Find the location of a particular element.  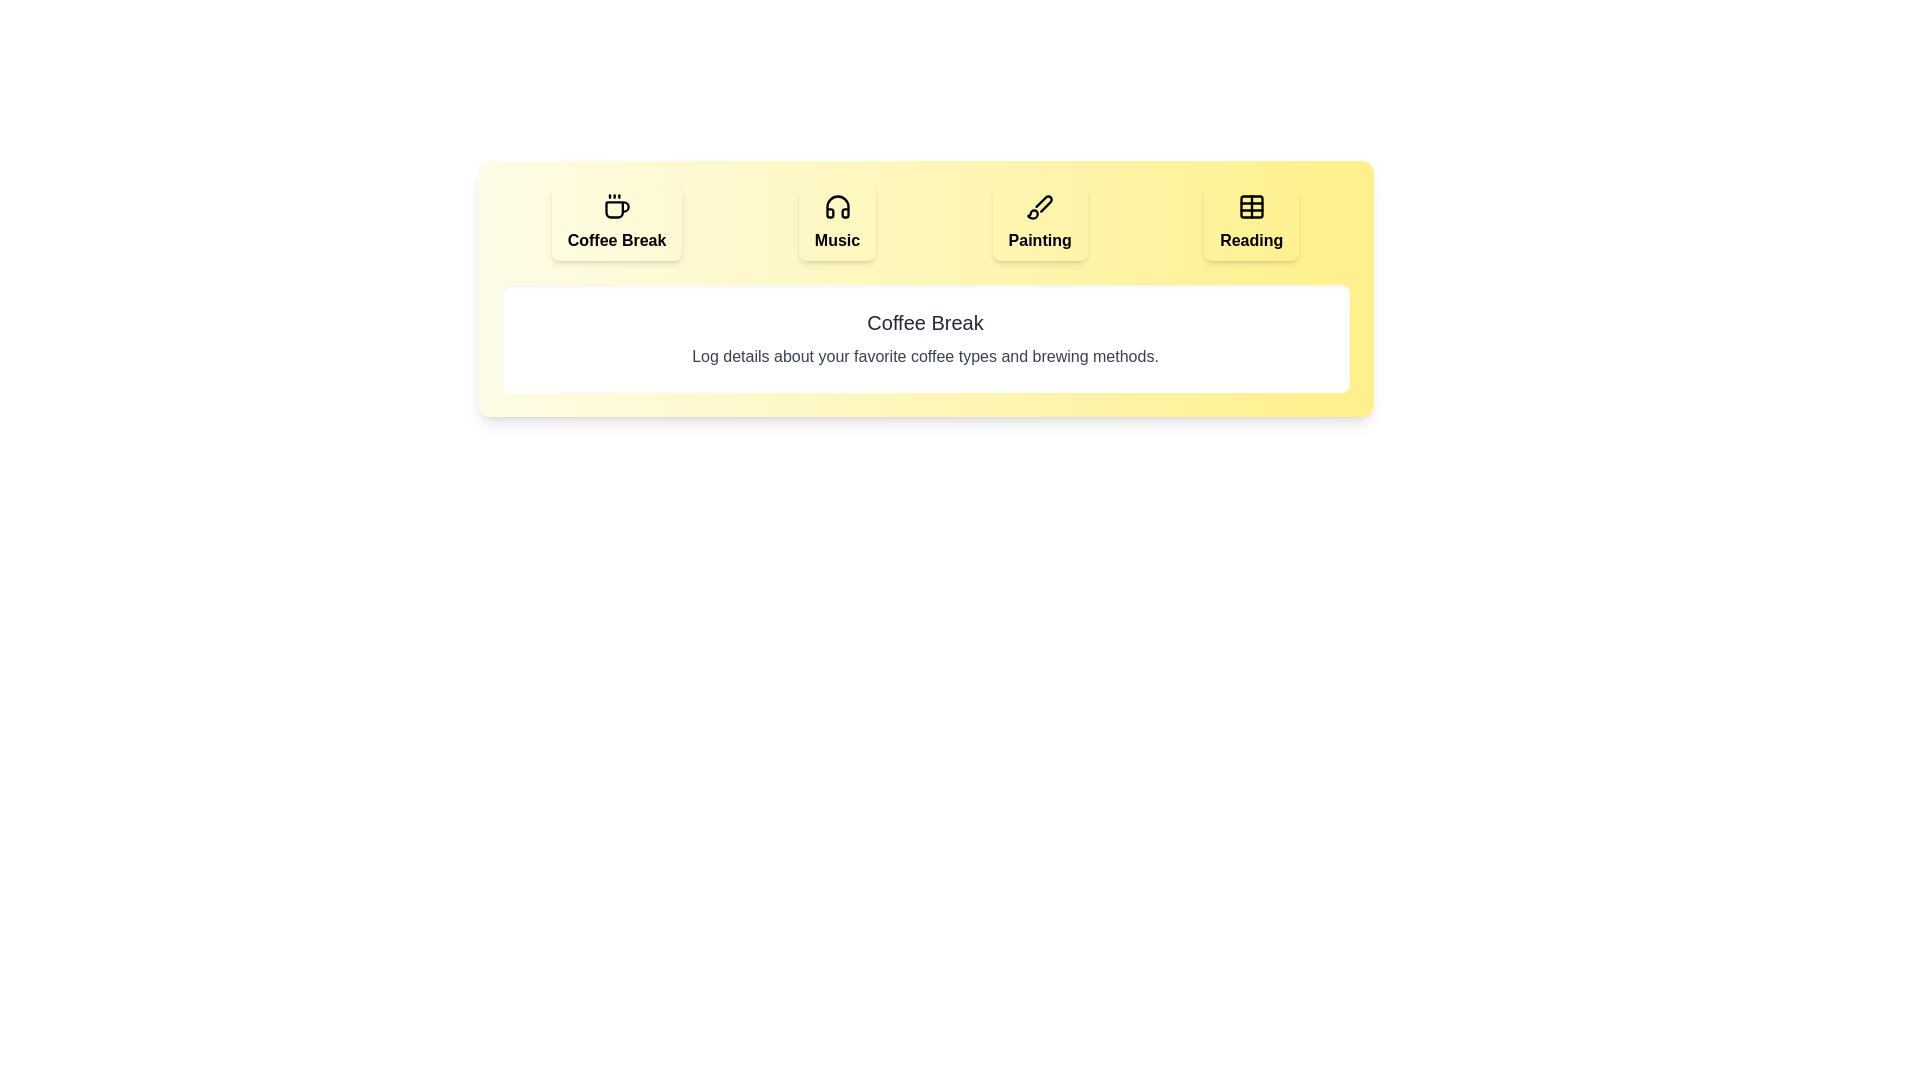

the Music activity icon represented by the band of a headphone illustration, located in the second position from the left in a row of icons on a yellow background is located at coordinates (837, 207).